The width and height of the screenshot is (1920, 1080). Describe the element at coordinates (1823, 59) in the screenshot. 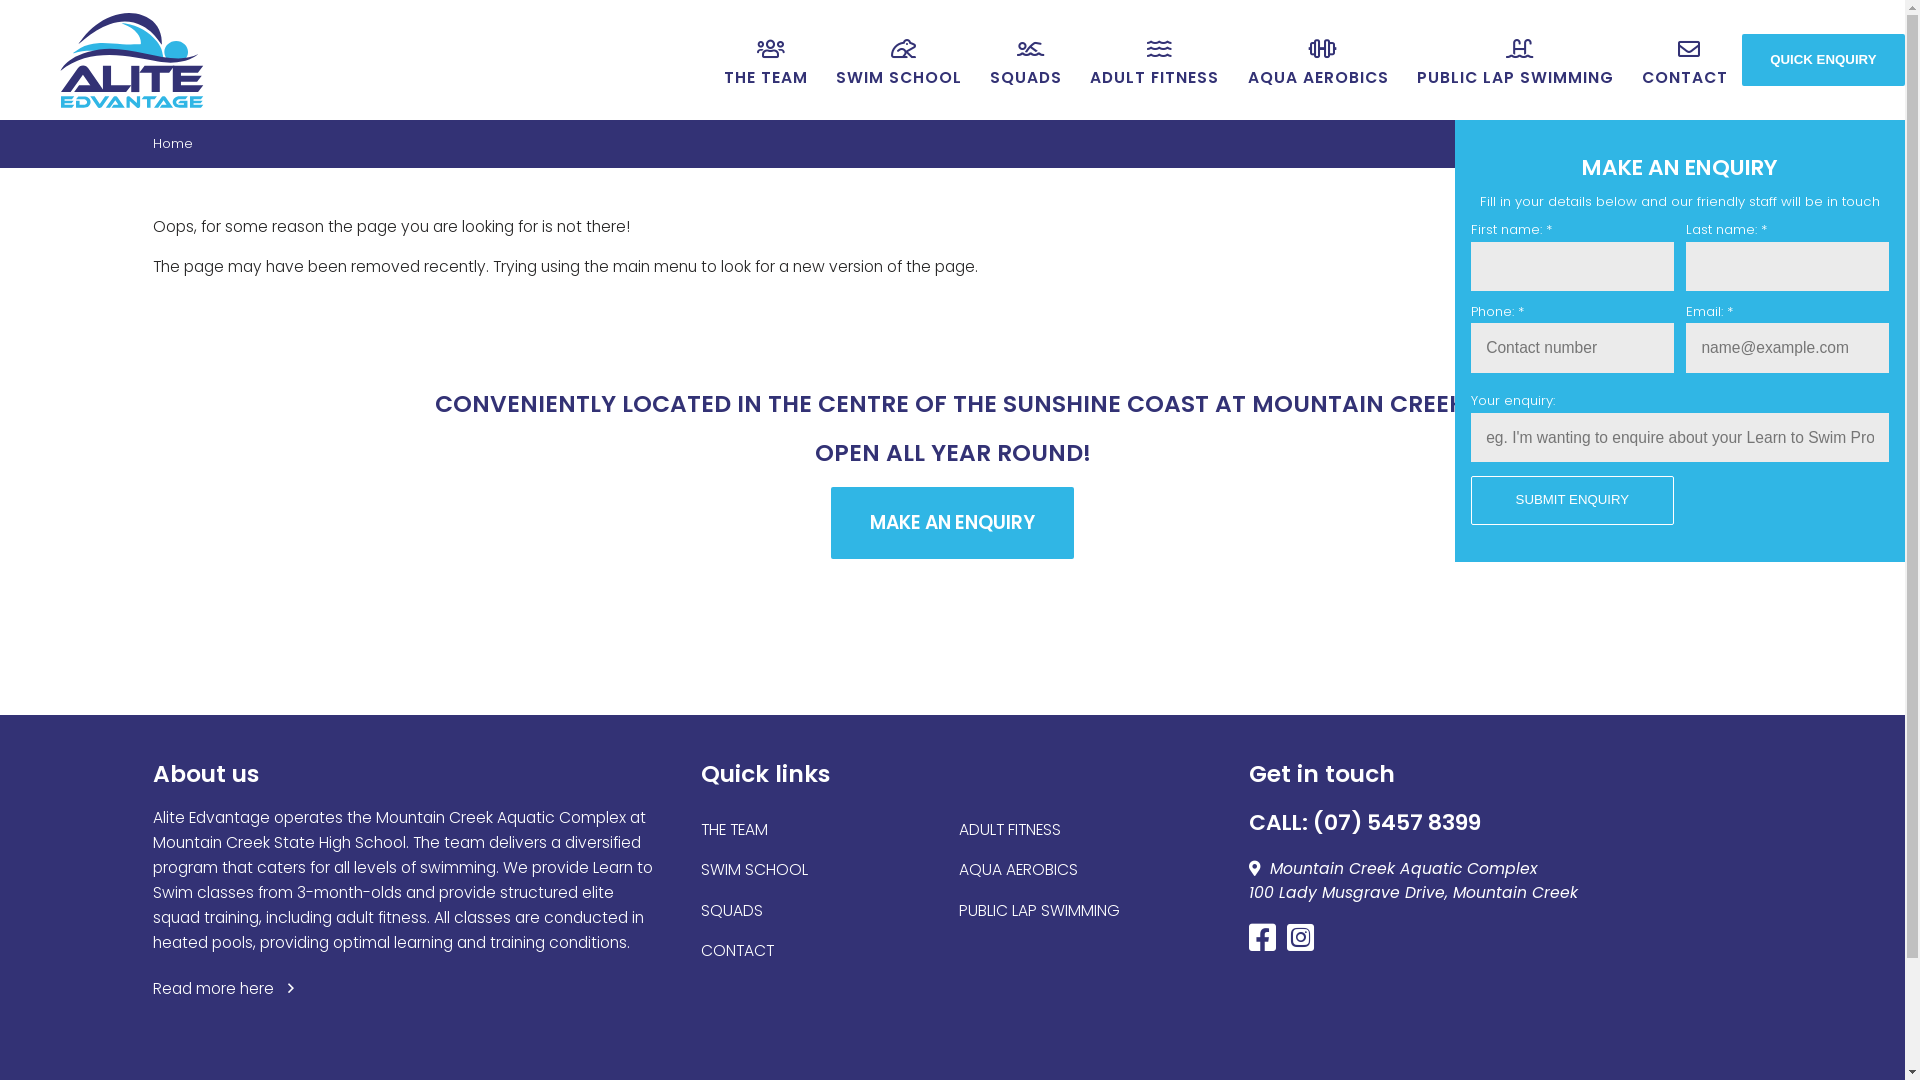

I see `'QUICK ENQUIRY'` at that location.